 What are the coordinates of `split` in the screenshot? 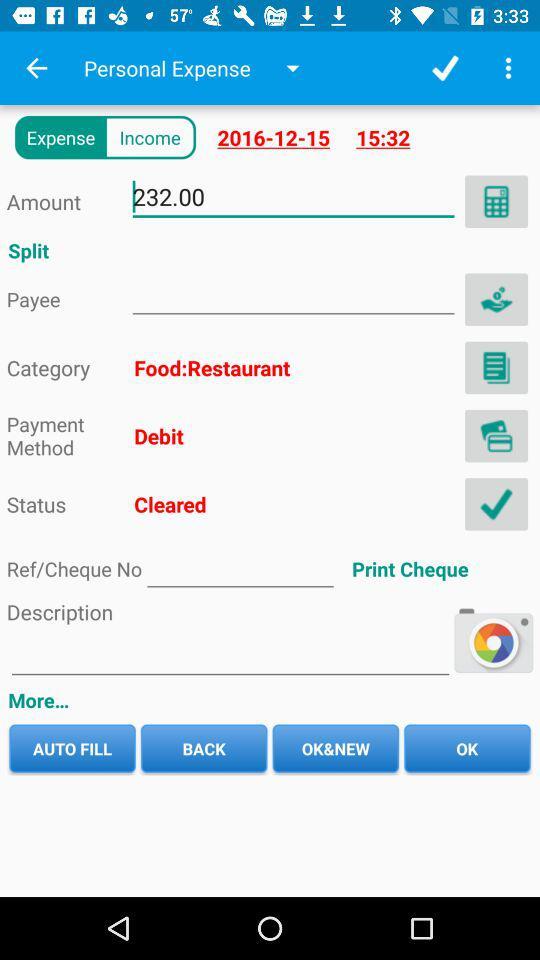 It's located at (495, 298).